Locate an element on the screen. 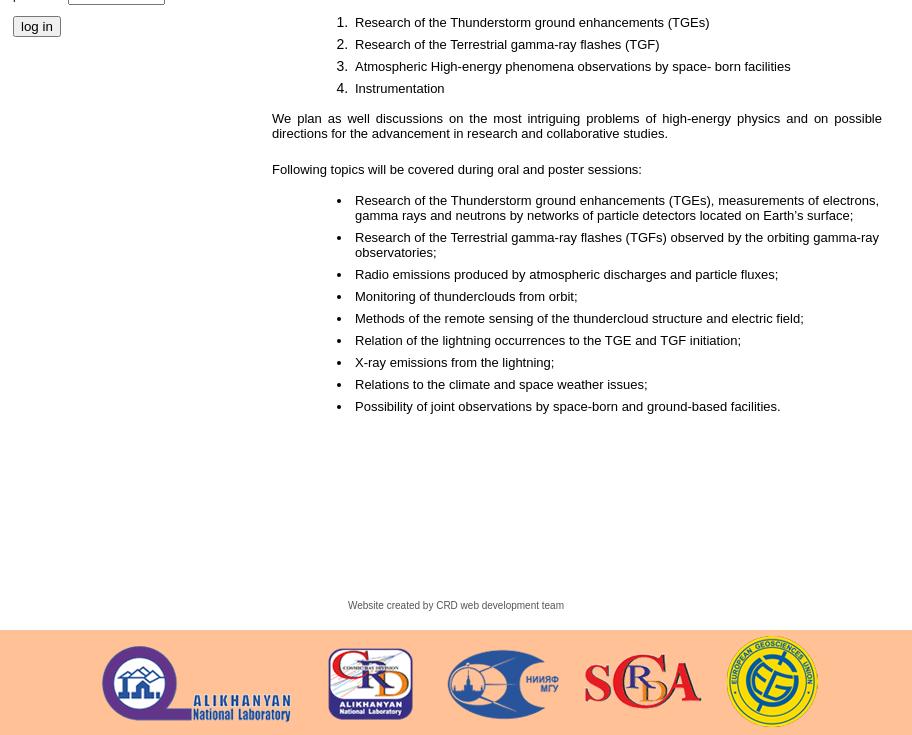  'Instrumentation' is located at coordinates (401, 88).